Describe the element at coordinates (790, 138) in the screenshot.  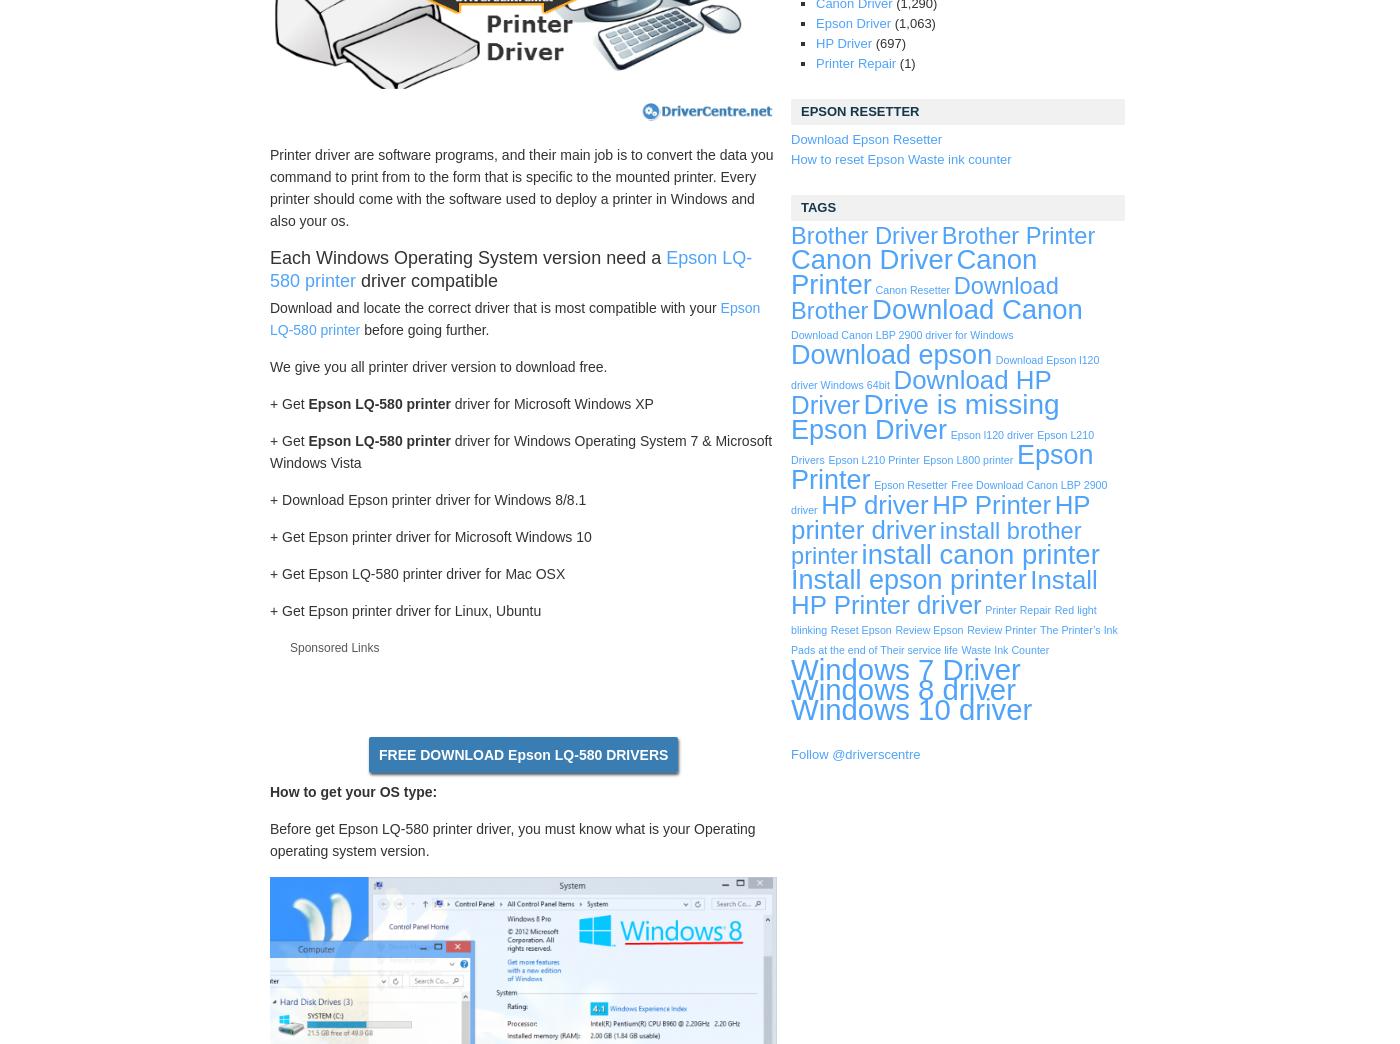
I see `'Download Epson Resetter'` at that location.